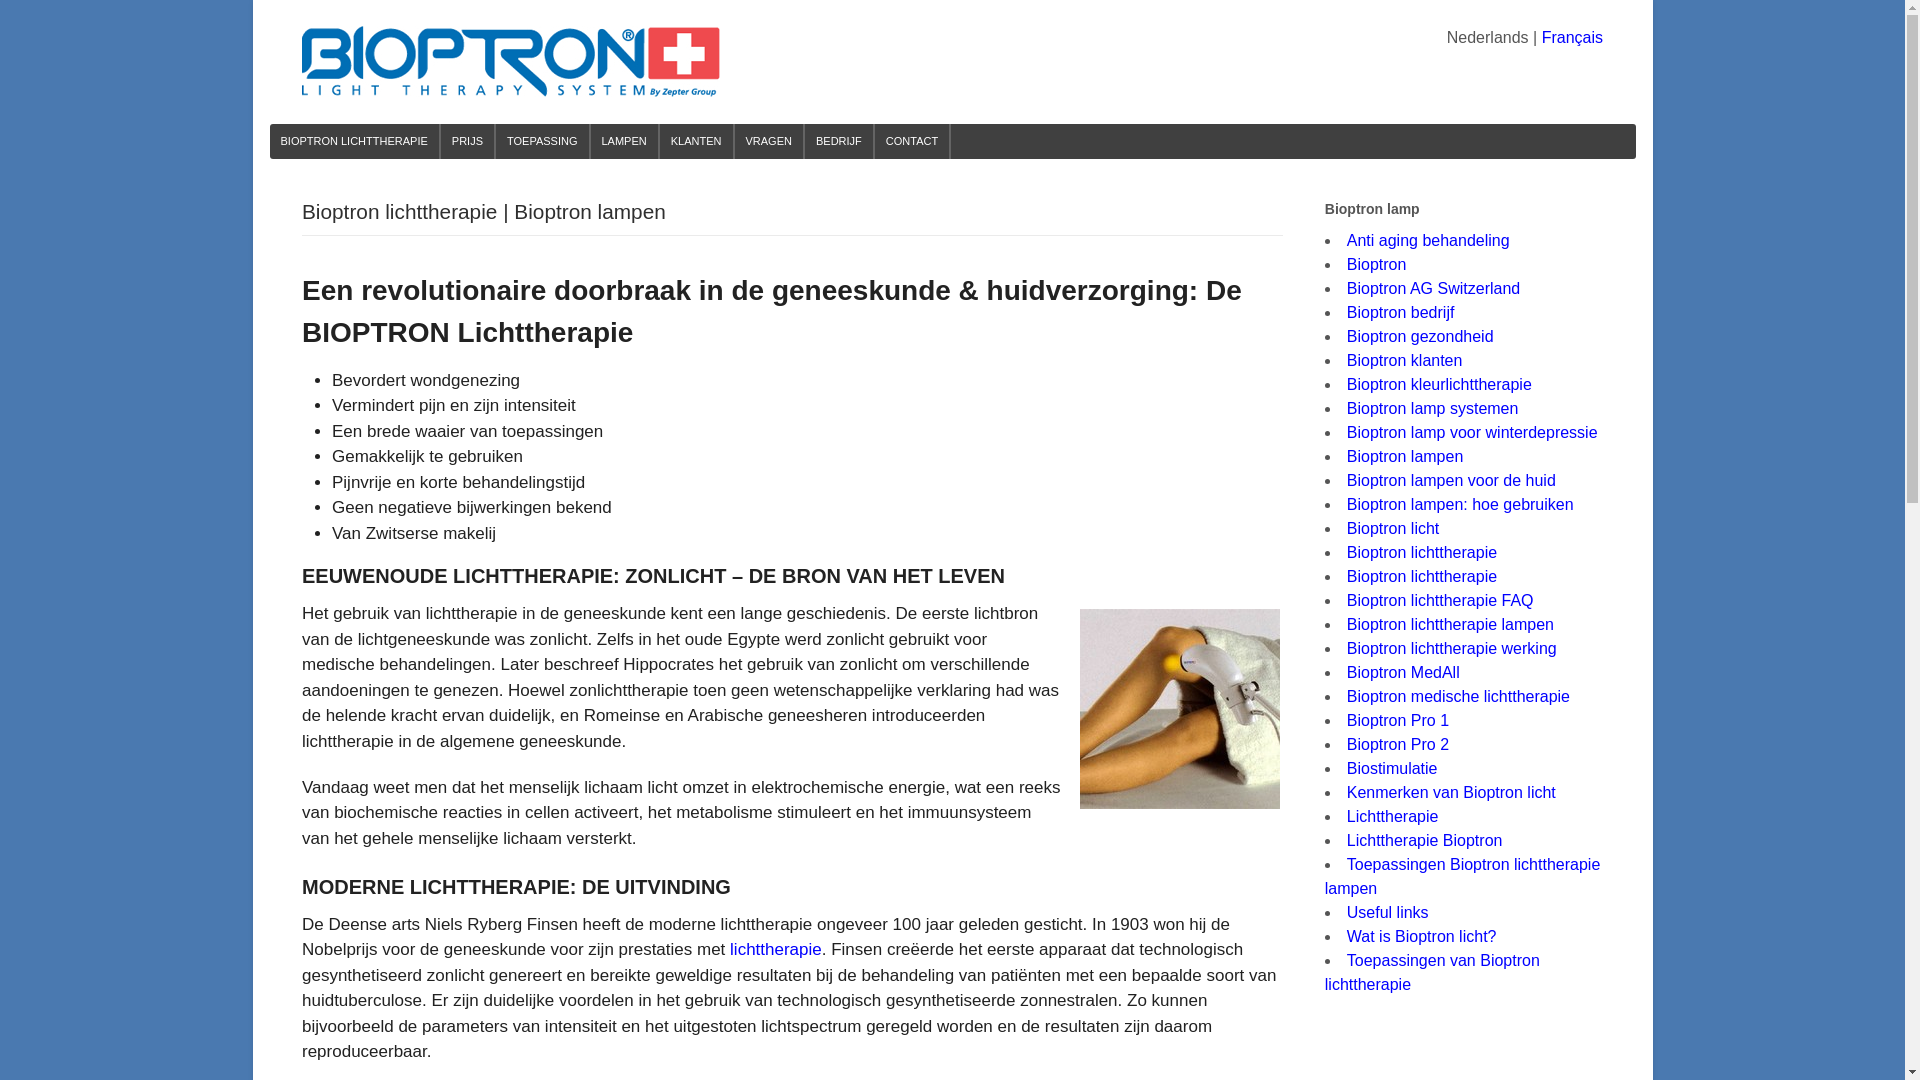 This screenshot has width=1920, height=1080. What do you see at coordinates (1438, 384) in the screenshot?
I see `'Bioptron kleurlichttherapie'` at bounding box center [1438, 384].